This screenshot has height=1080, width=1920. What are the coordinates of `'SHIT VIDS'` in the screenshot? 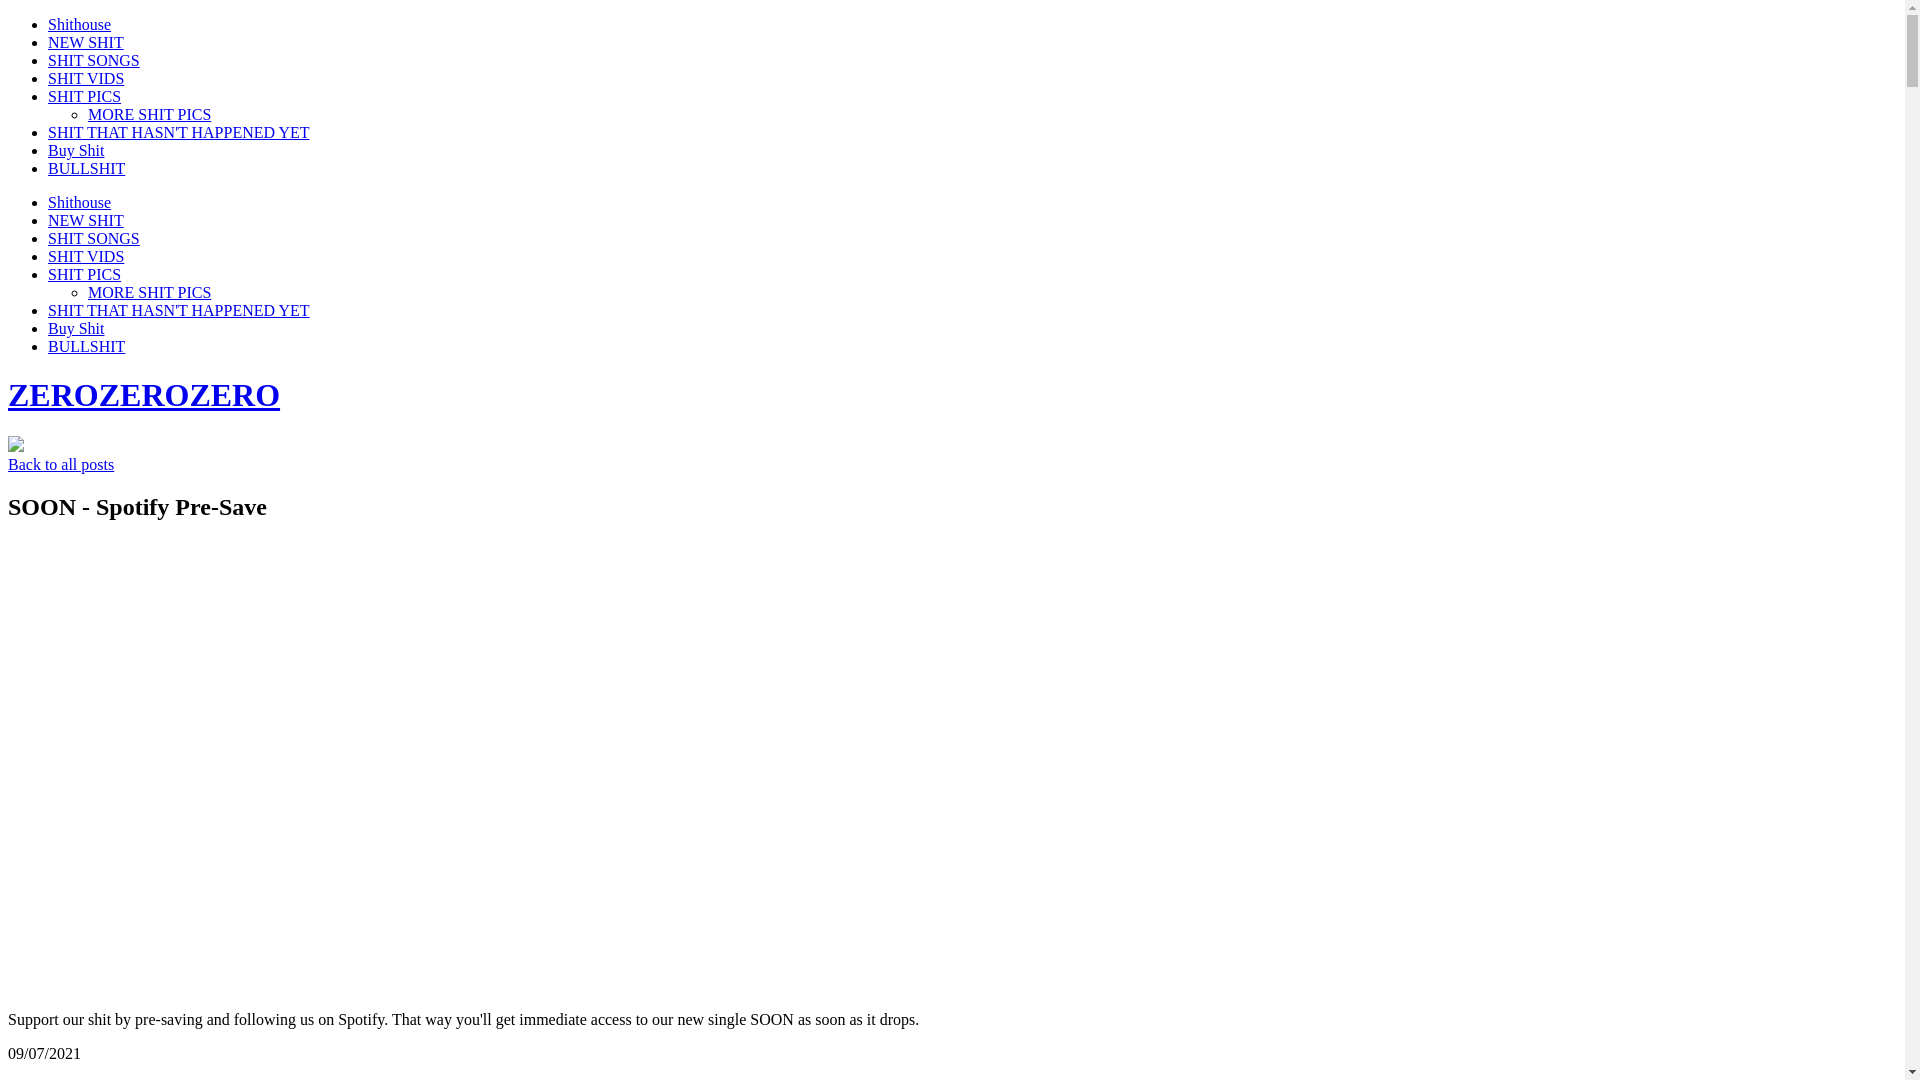 It's located at (85, 77).